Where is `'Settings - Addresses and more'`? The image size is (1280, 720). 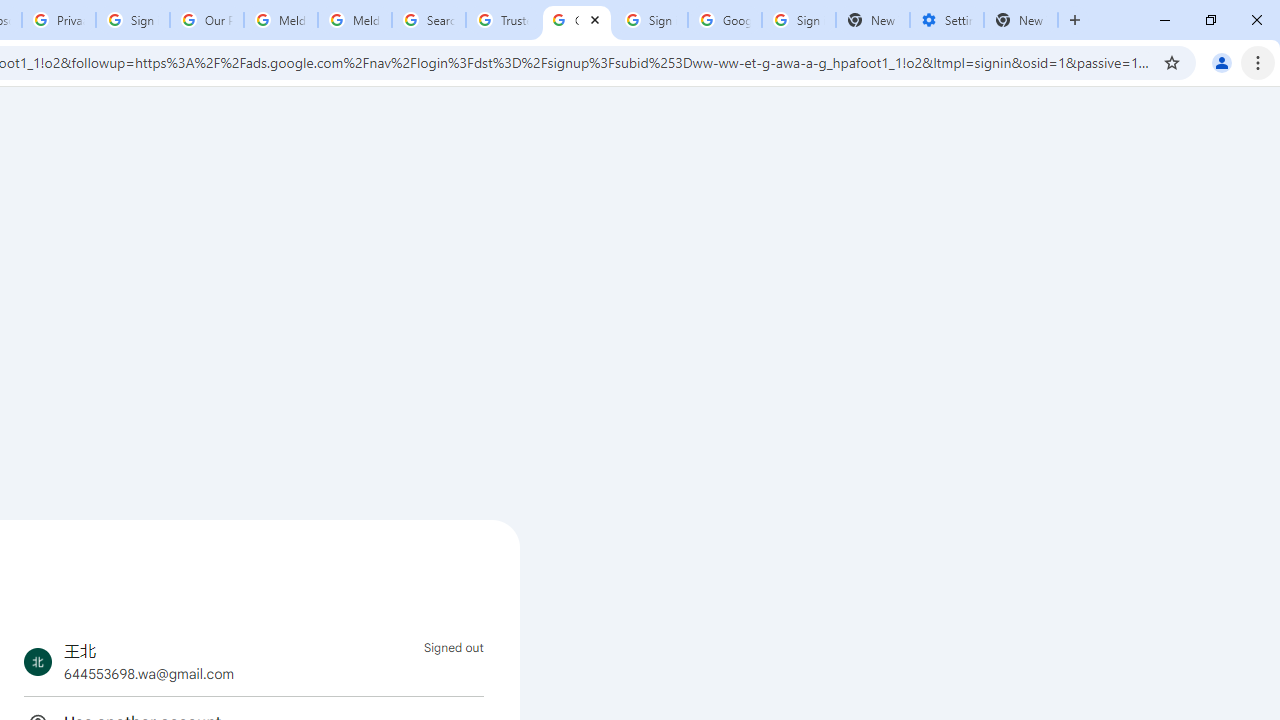 'Settings - Addresses and more' is located at coordinates (946, 20).